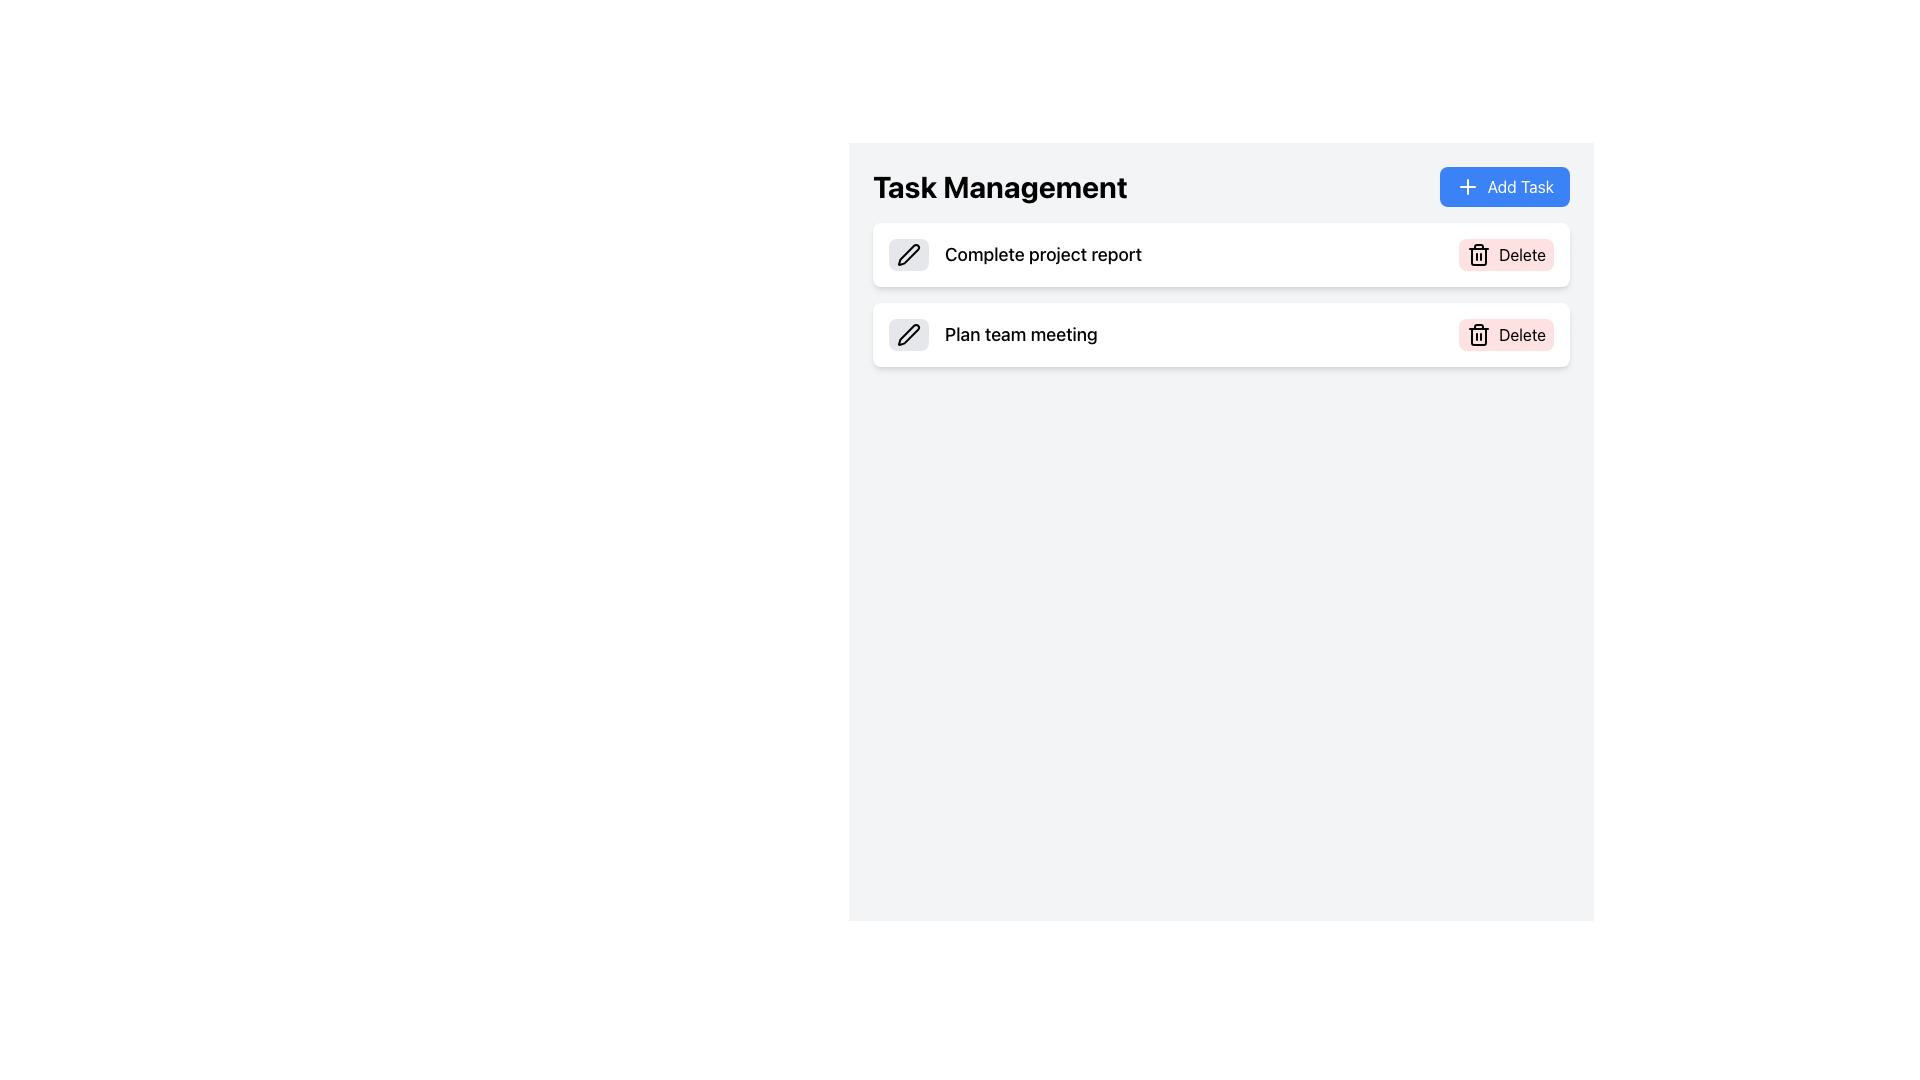 Image resolution: width=1920 pixels, height=1080 pixels. What do you see at coordinates (1220, 334) in the screenshot?
I see `task description of the second task item in the Task Management section, which is directly below the 'Complete project report' list item` at bounding box center [1220, 334].